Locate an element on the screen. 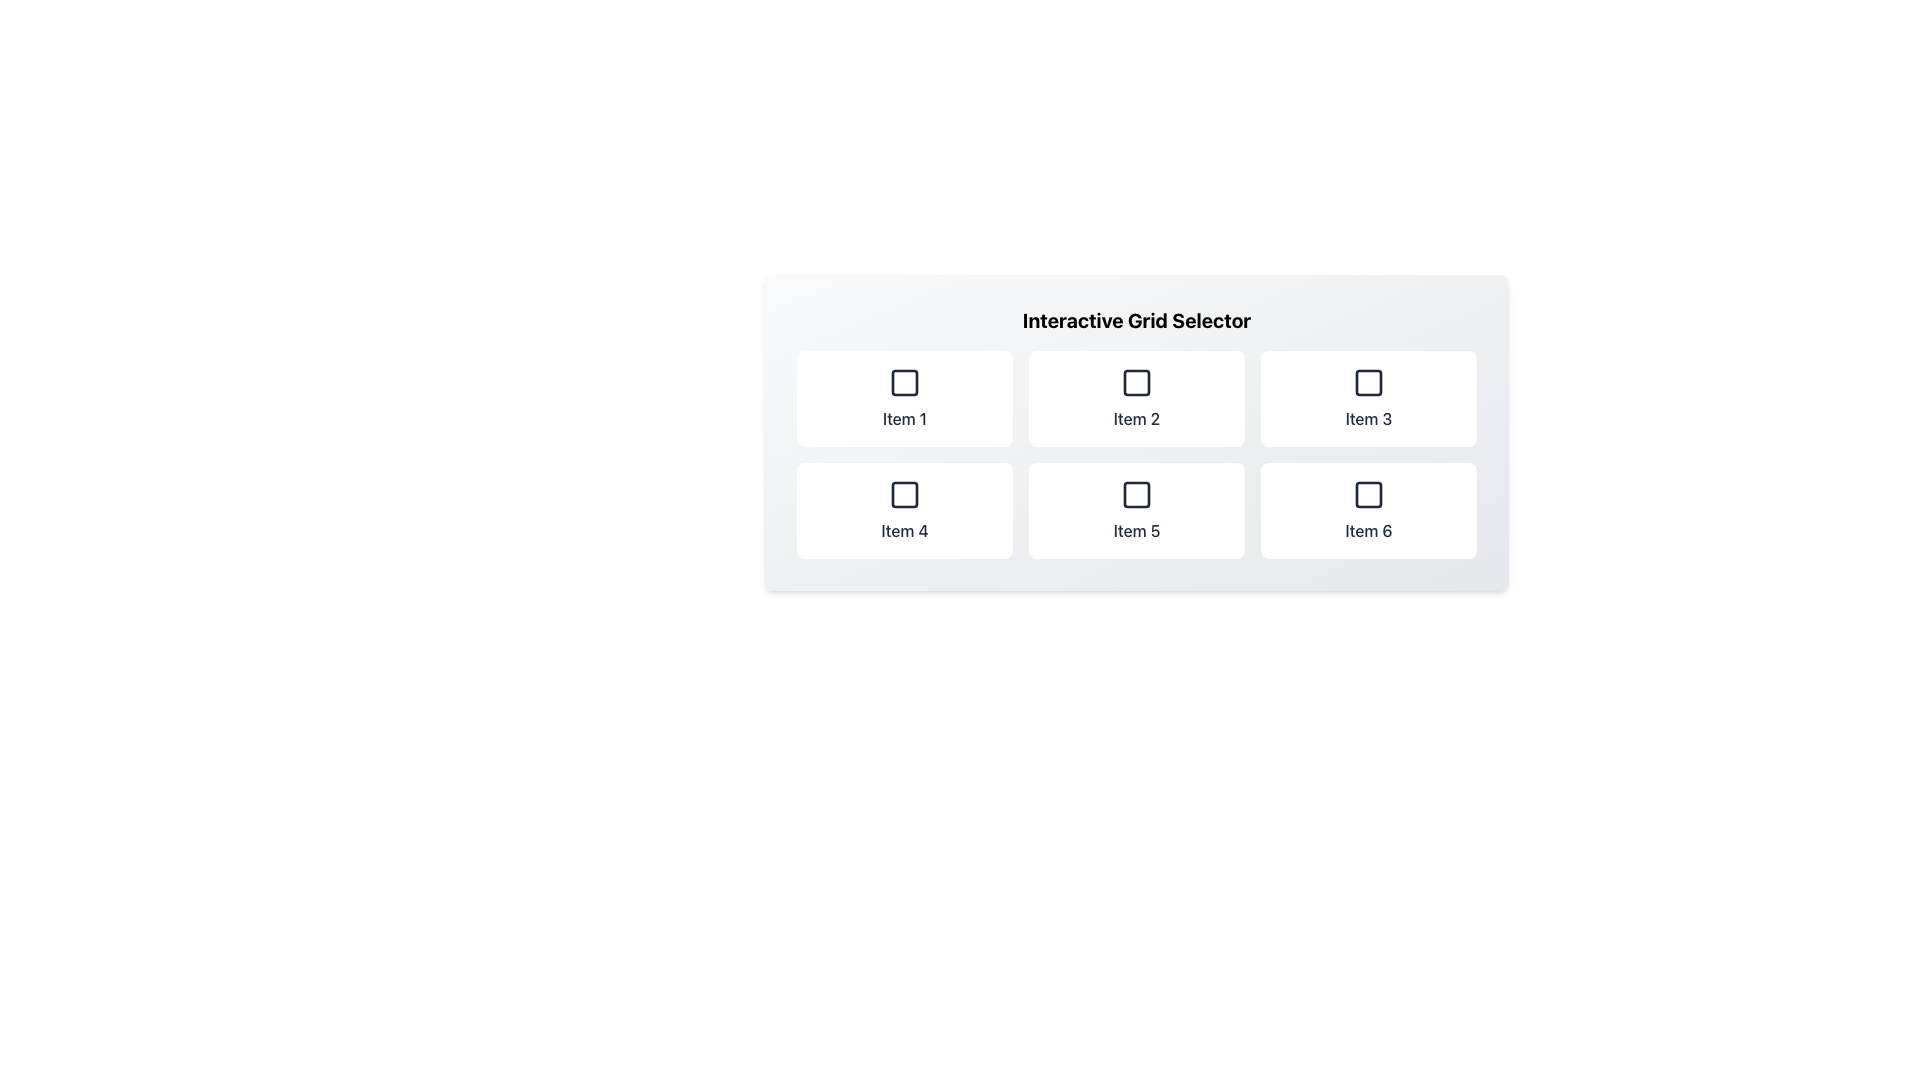 The height and width of the screenshot is (1080, 1920). the checkbox or grid square selector located is located at coordinates (904, 494).